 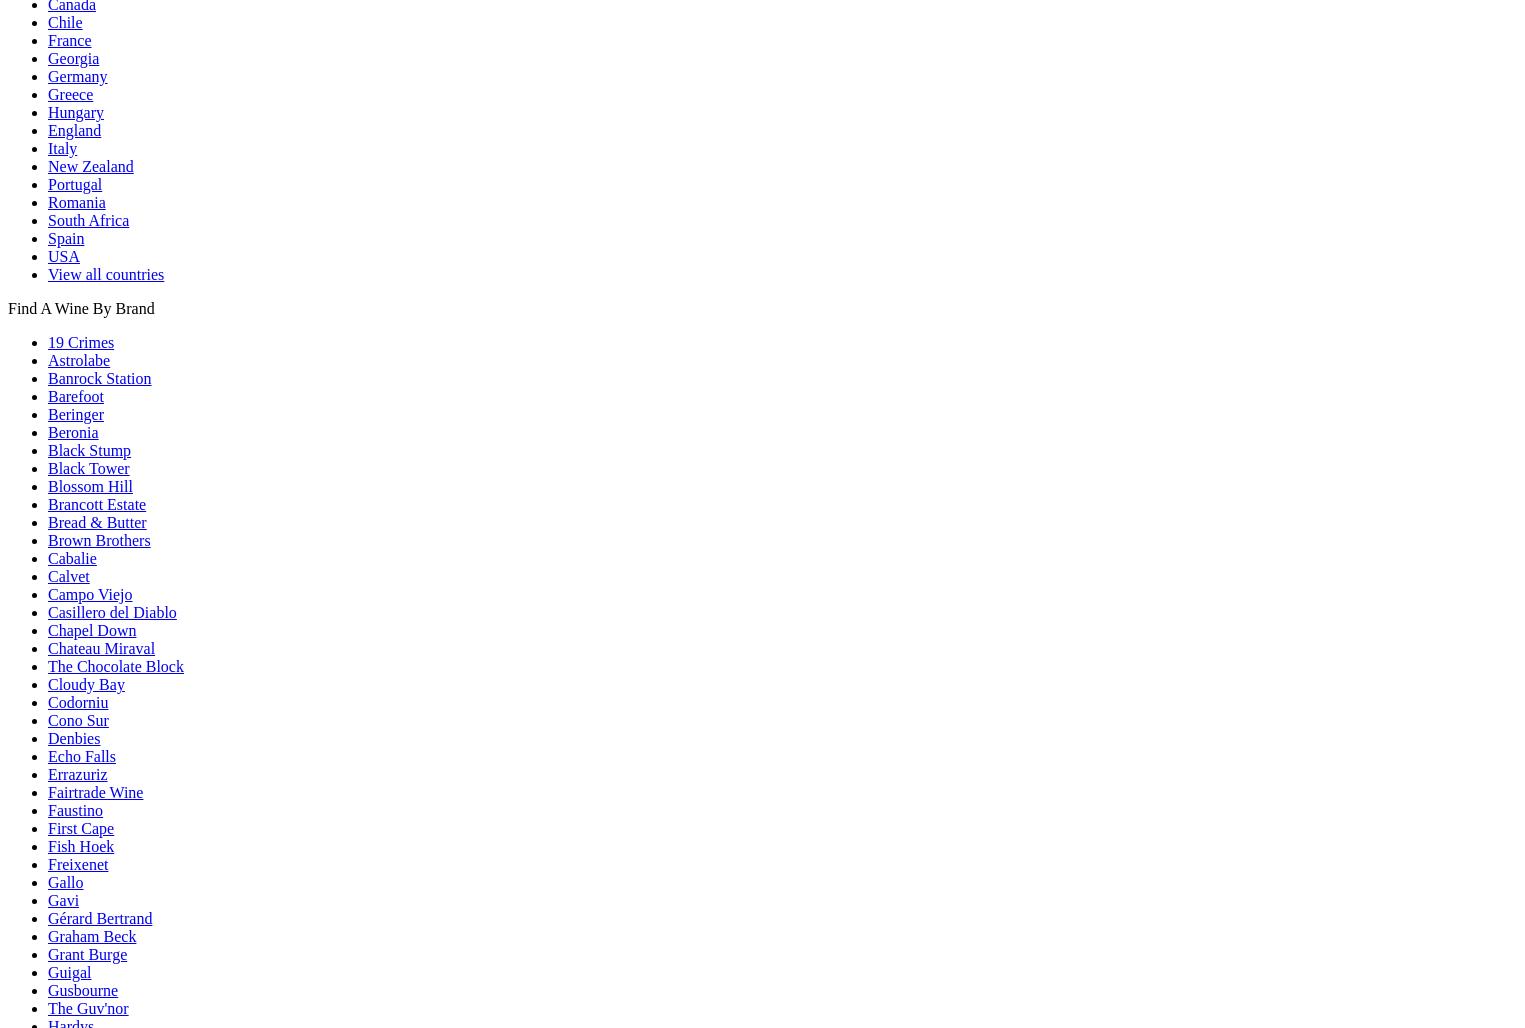 What do you see at coordinates (75, 413) in the screenshot?
I see `'Beringer'` at bounding box center [75, 413].